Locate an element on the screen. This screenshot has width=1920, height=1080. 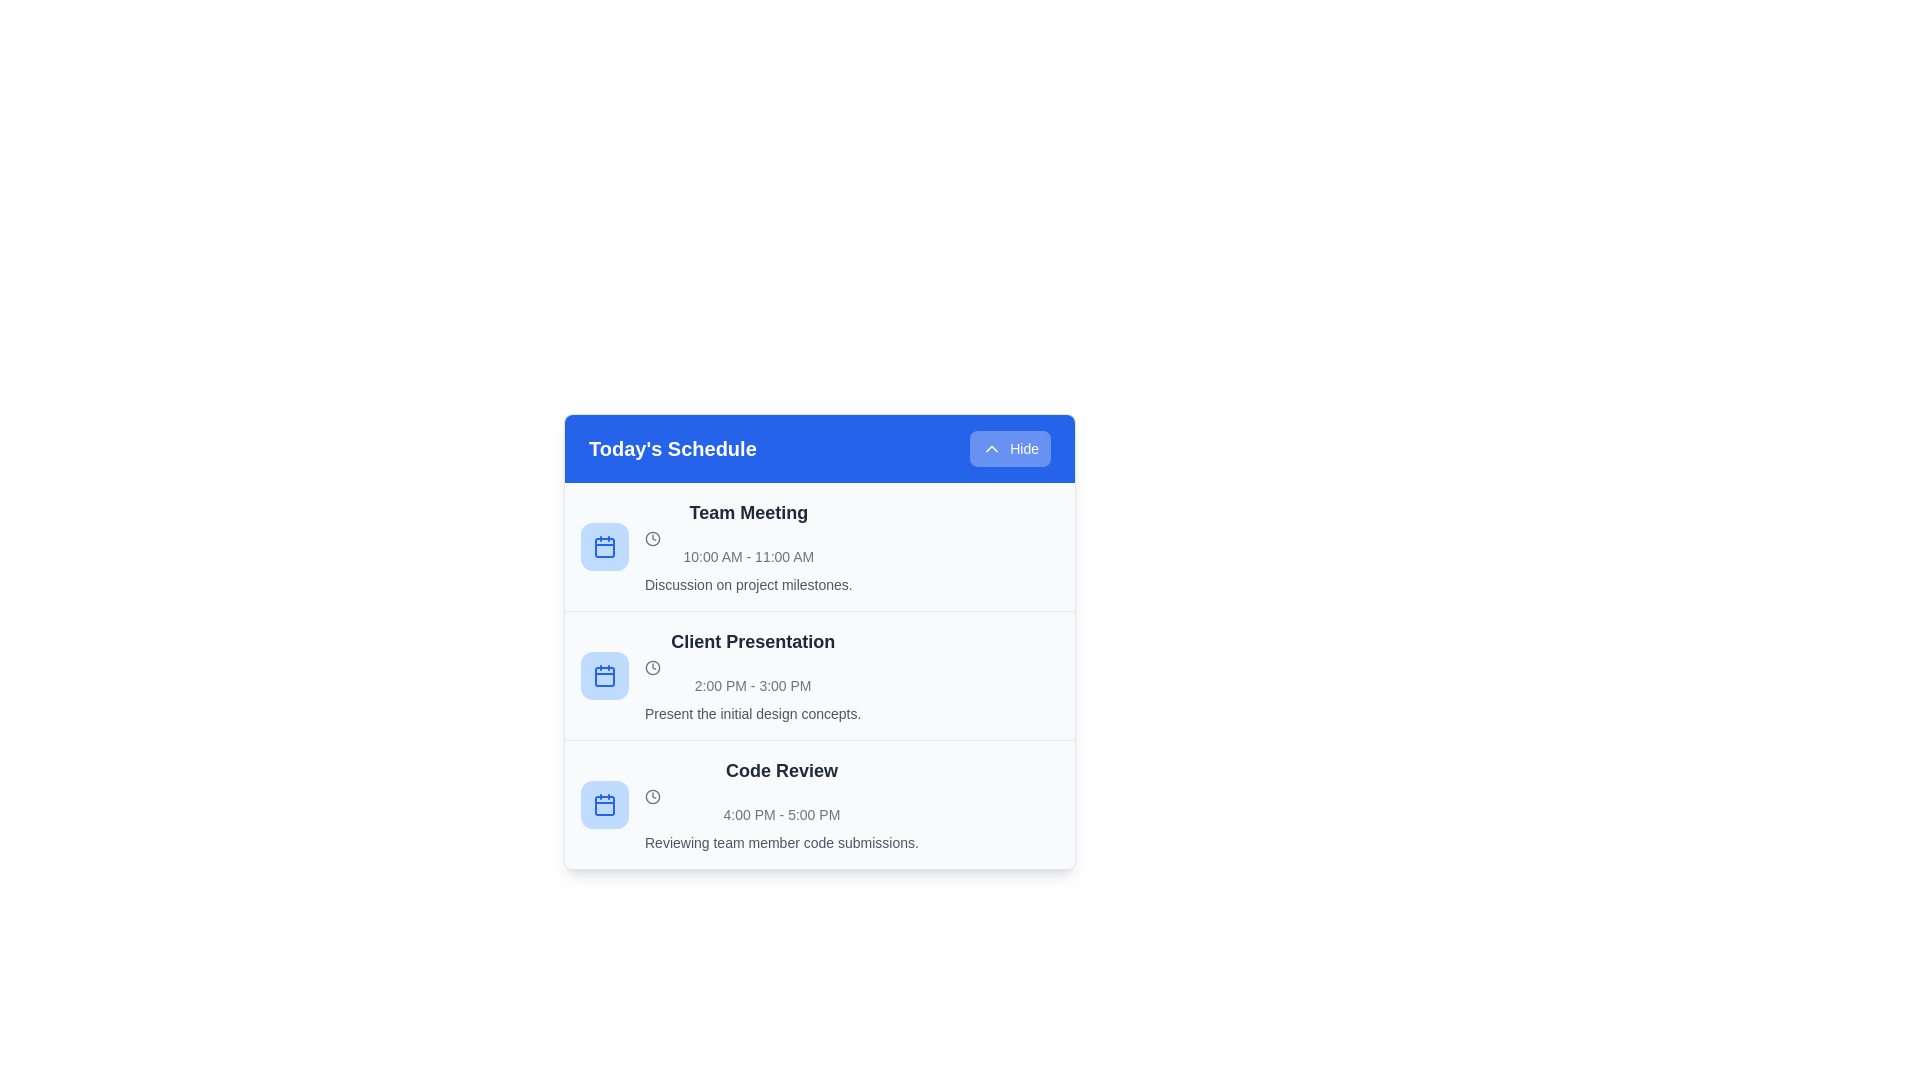
the text information element displaying '10:00 AM - 11:00 AM' with a clock icon, located under the 'Team Meeting' header in the schedule panel is located at coordinates (747, 548).